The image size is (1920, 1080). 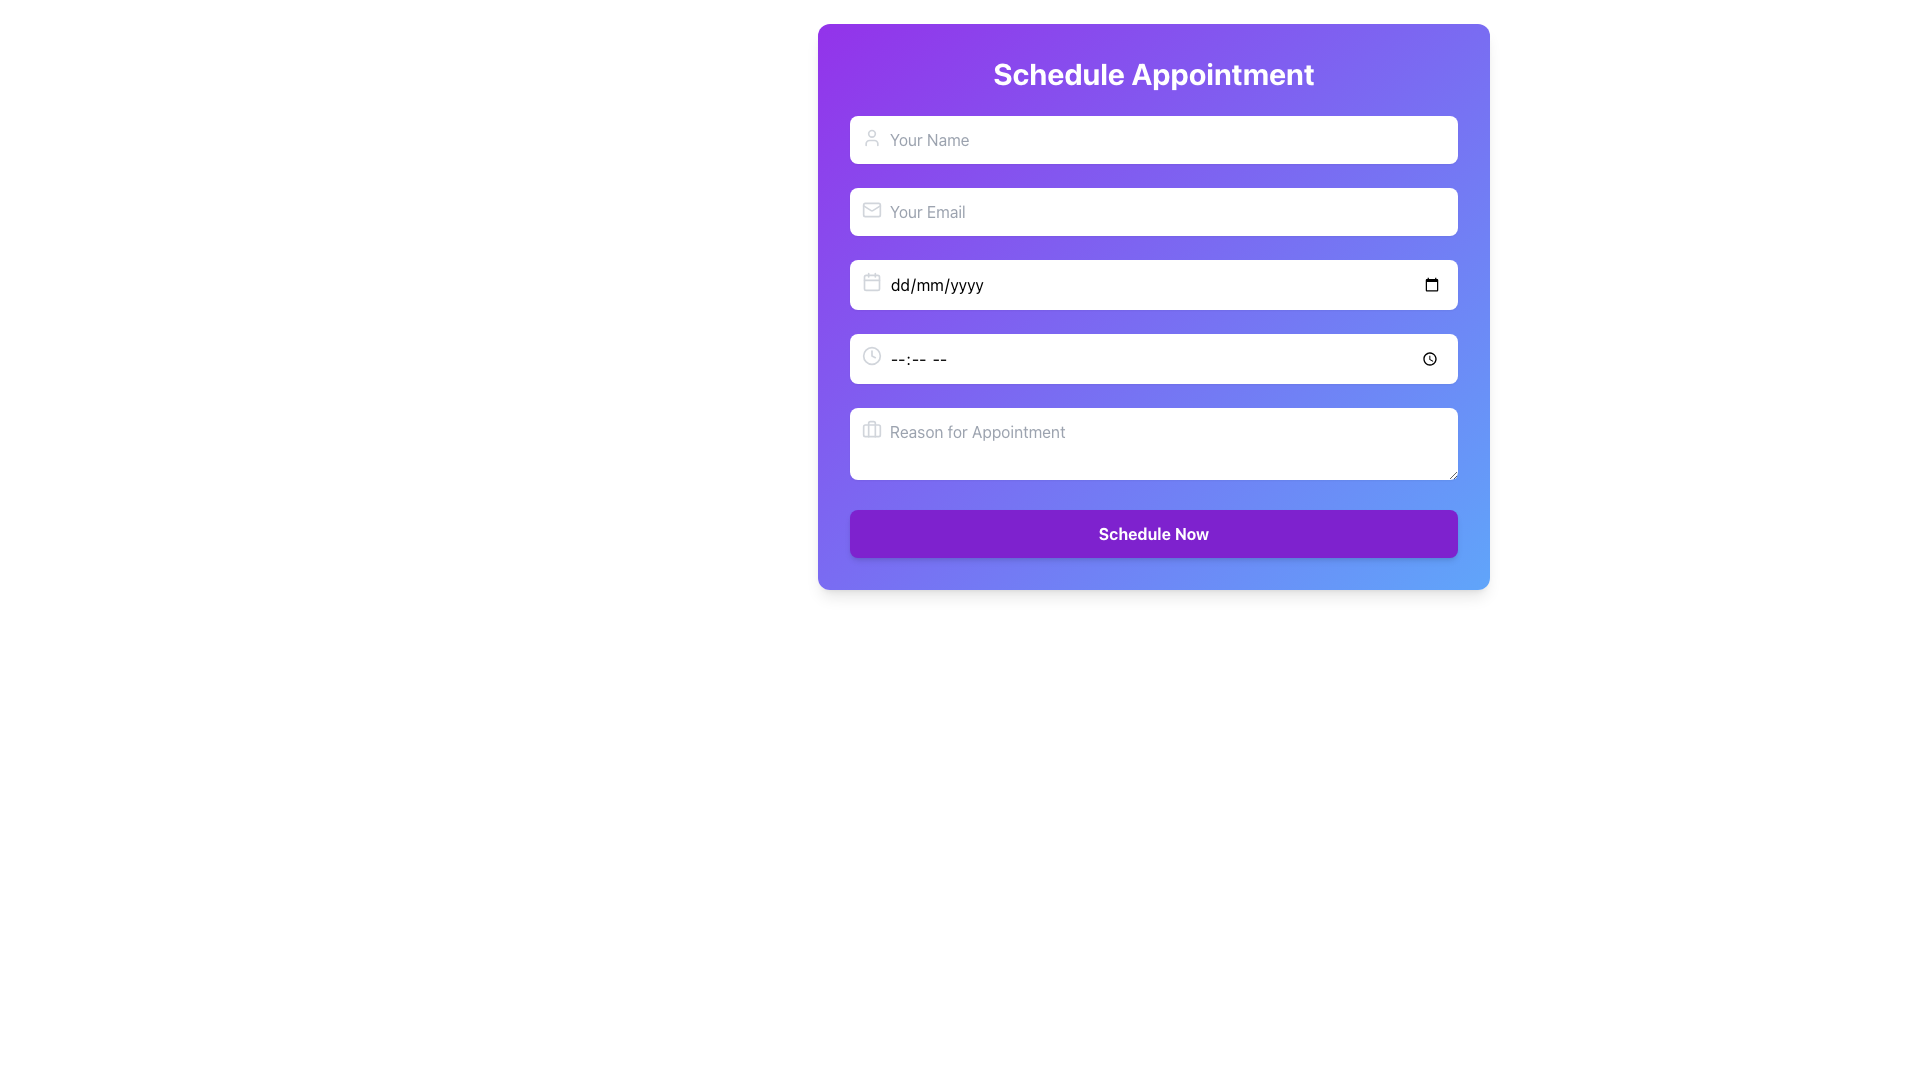 What do you see at coordinates (872, 209) in the screenshot?
I see `the email icon graphical element located inside the email input field, positioned near the left side, which represents the purpose of the input field for email address entry` at bounding box center [872, 209].